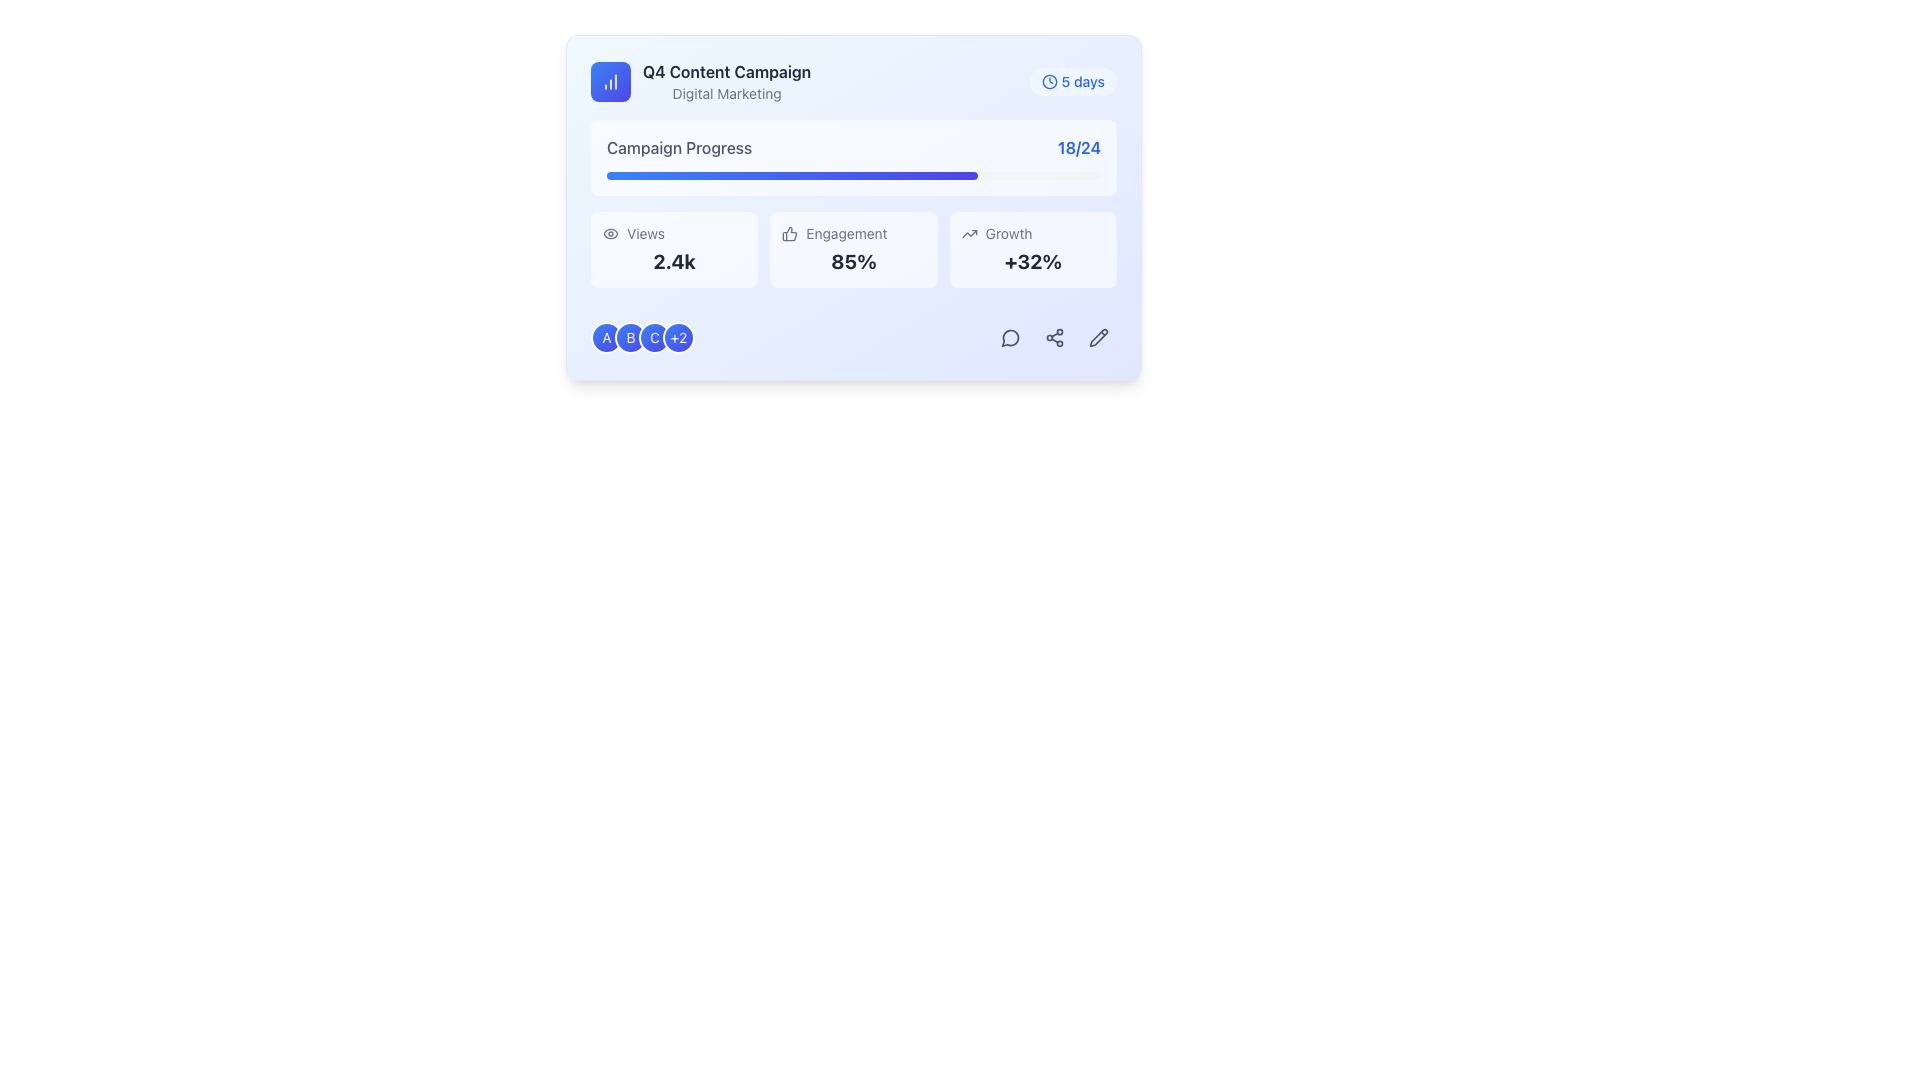 Image resolution: width=1920 pixels, height=1080 pixels. I want to click on the progress bar indicating 75% completion, located below the 'Campaign Progress 18/24' label in the dashboard layout, so click(854, 175).